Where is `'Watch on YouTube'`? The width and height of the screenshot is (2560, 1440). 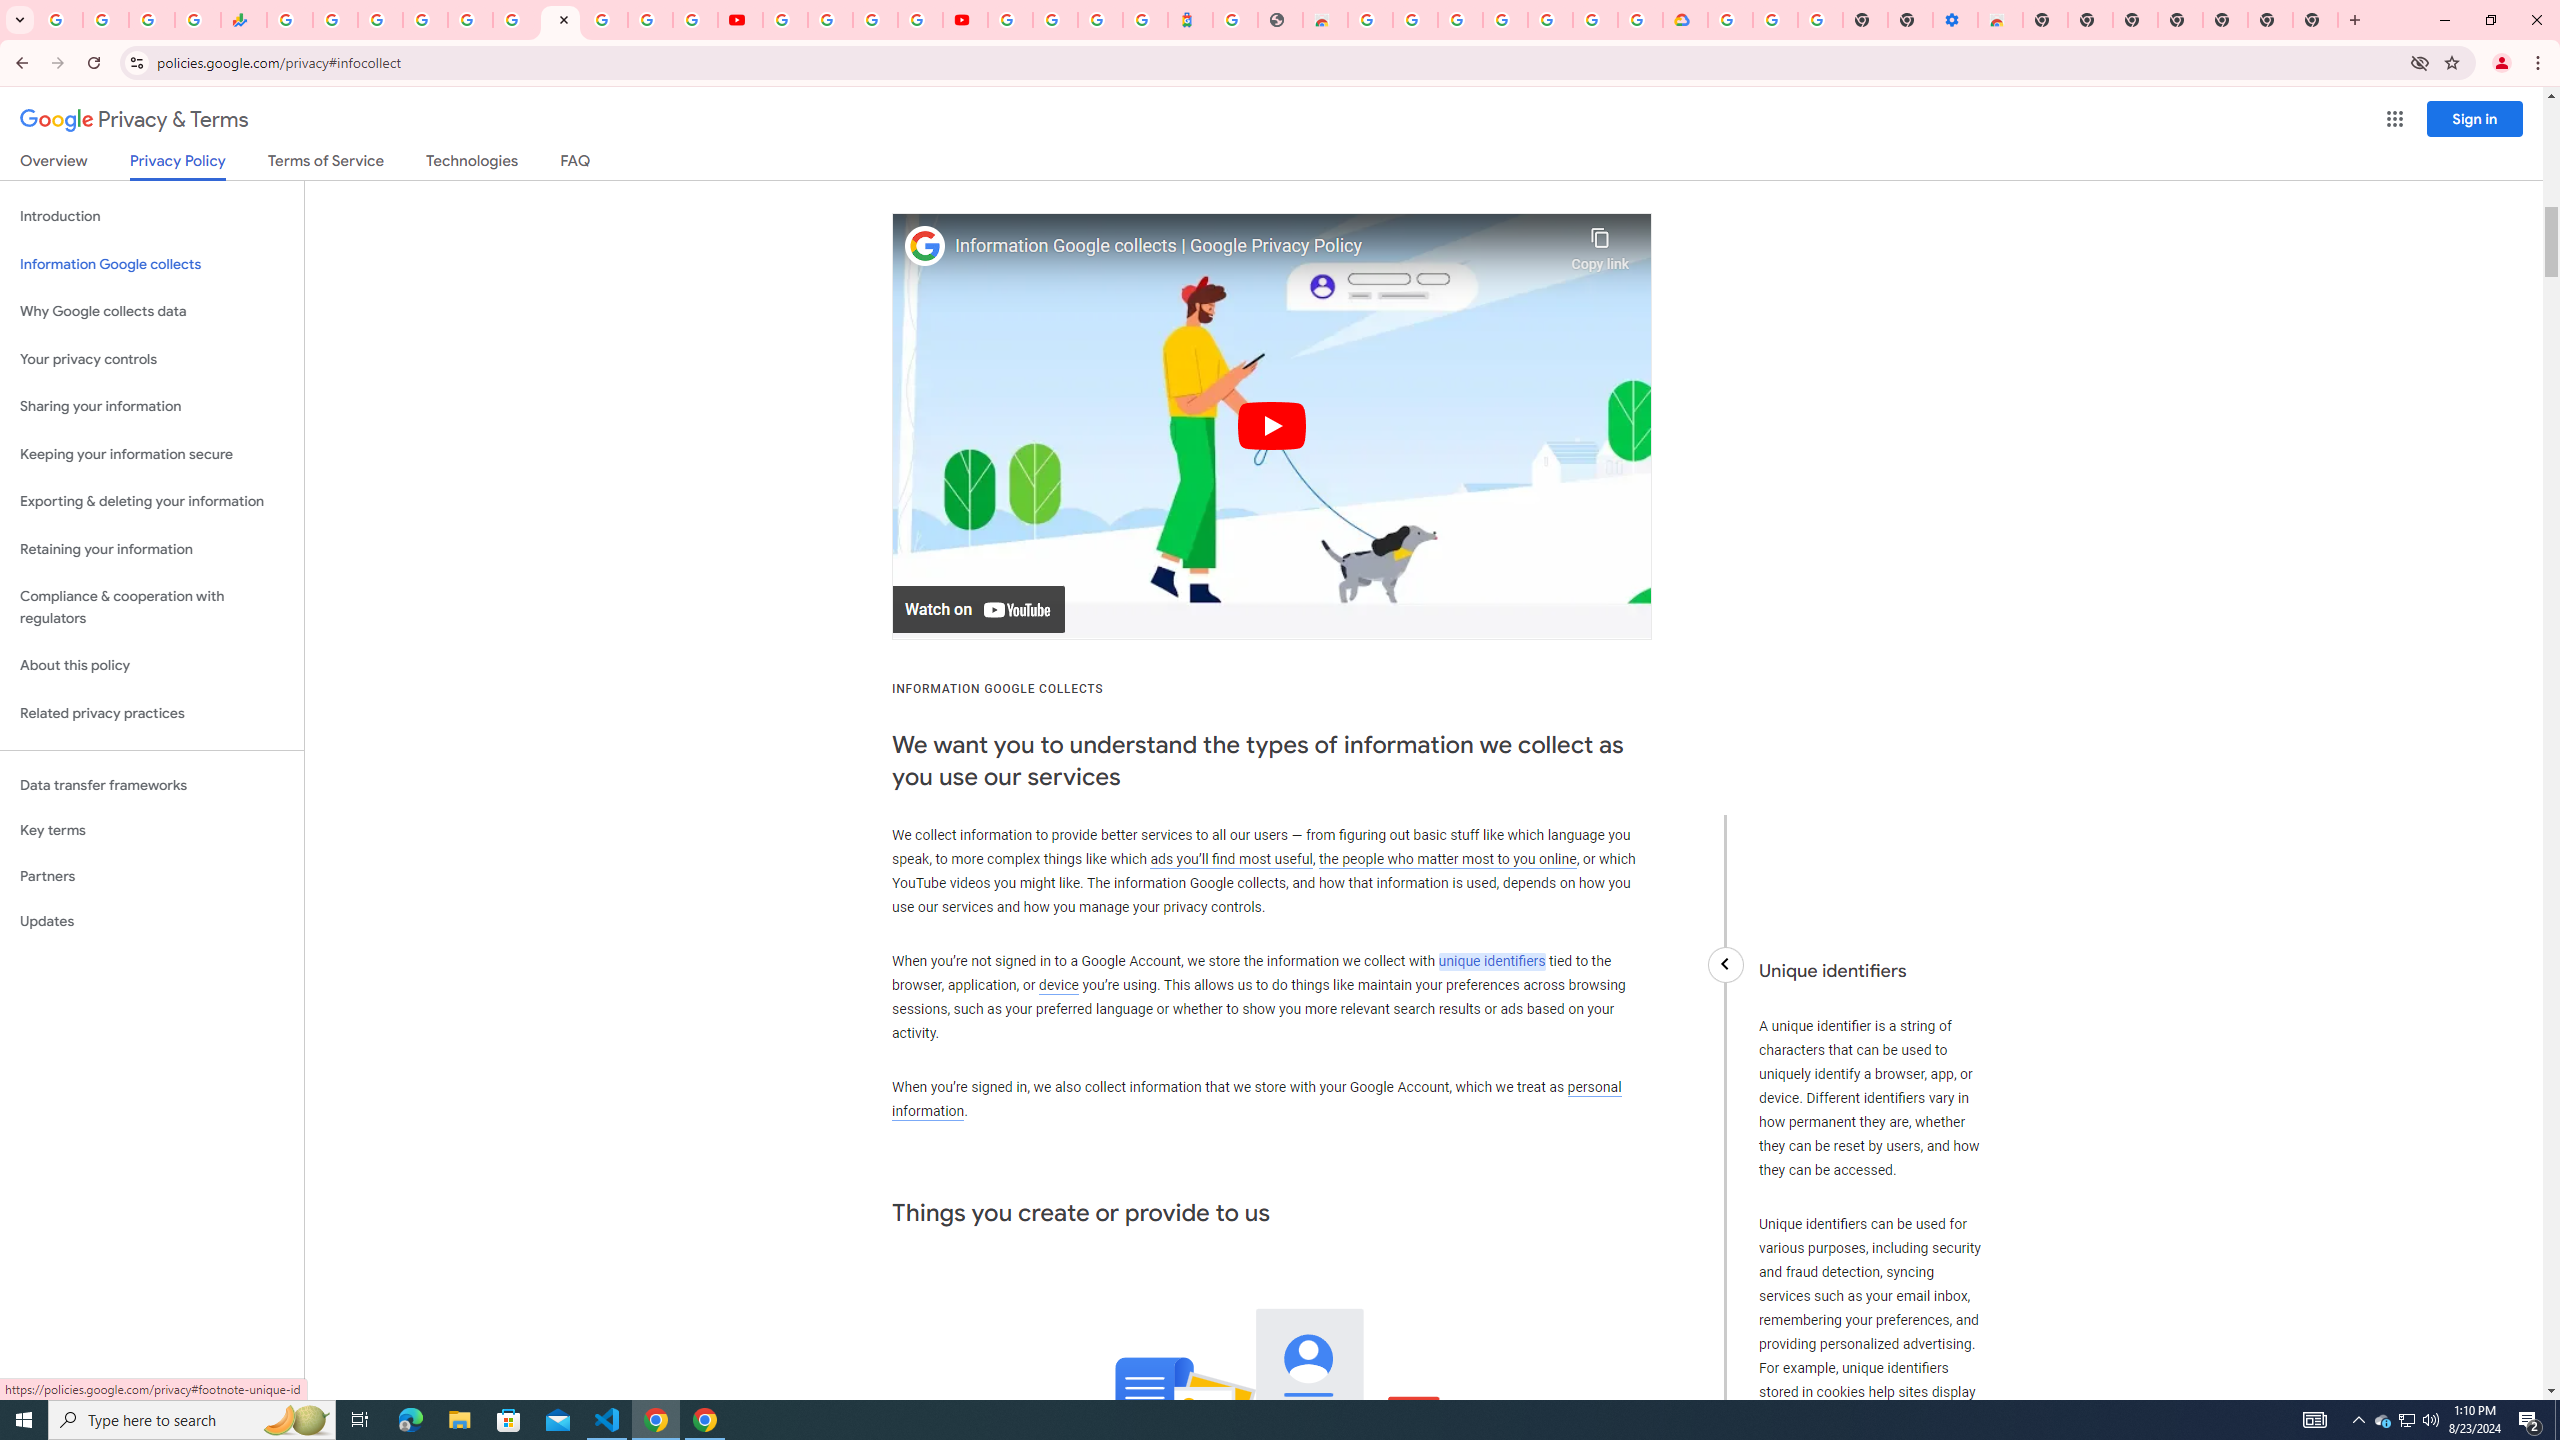
'Watch on YouTube' is located at coordinates (978, 608).